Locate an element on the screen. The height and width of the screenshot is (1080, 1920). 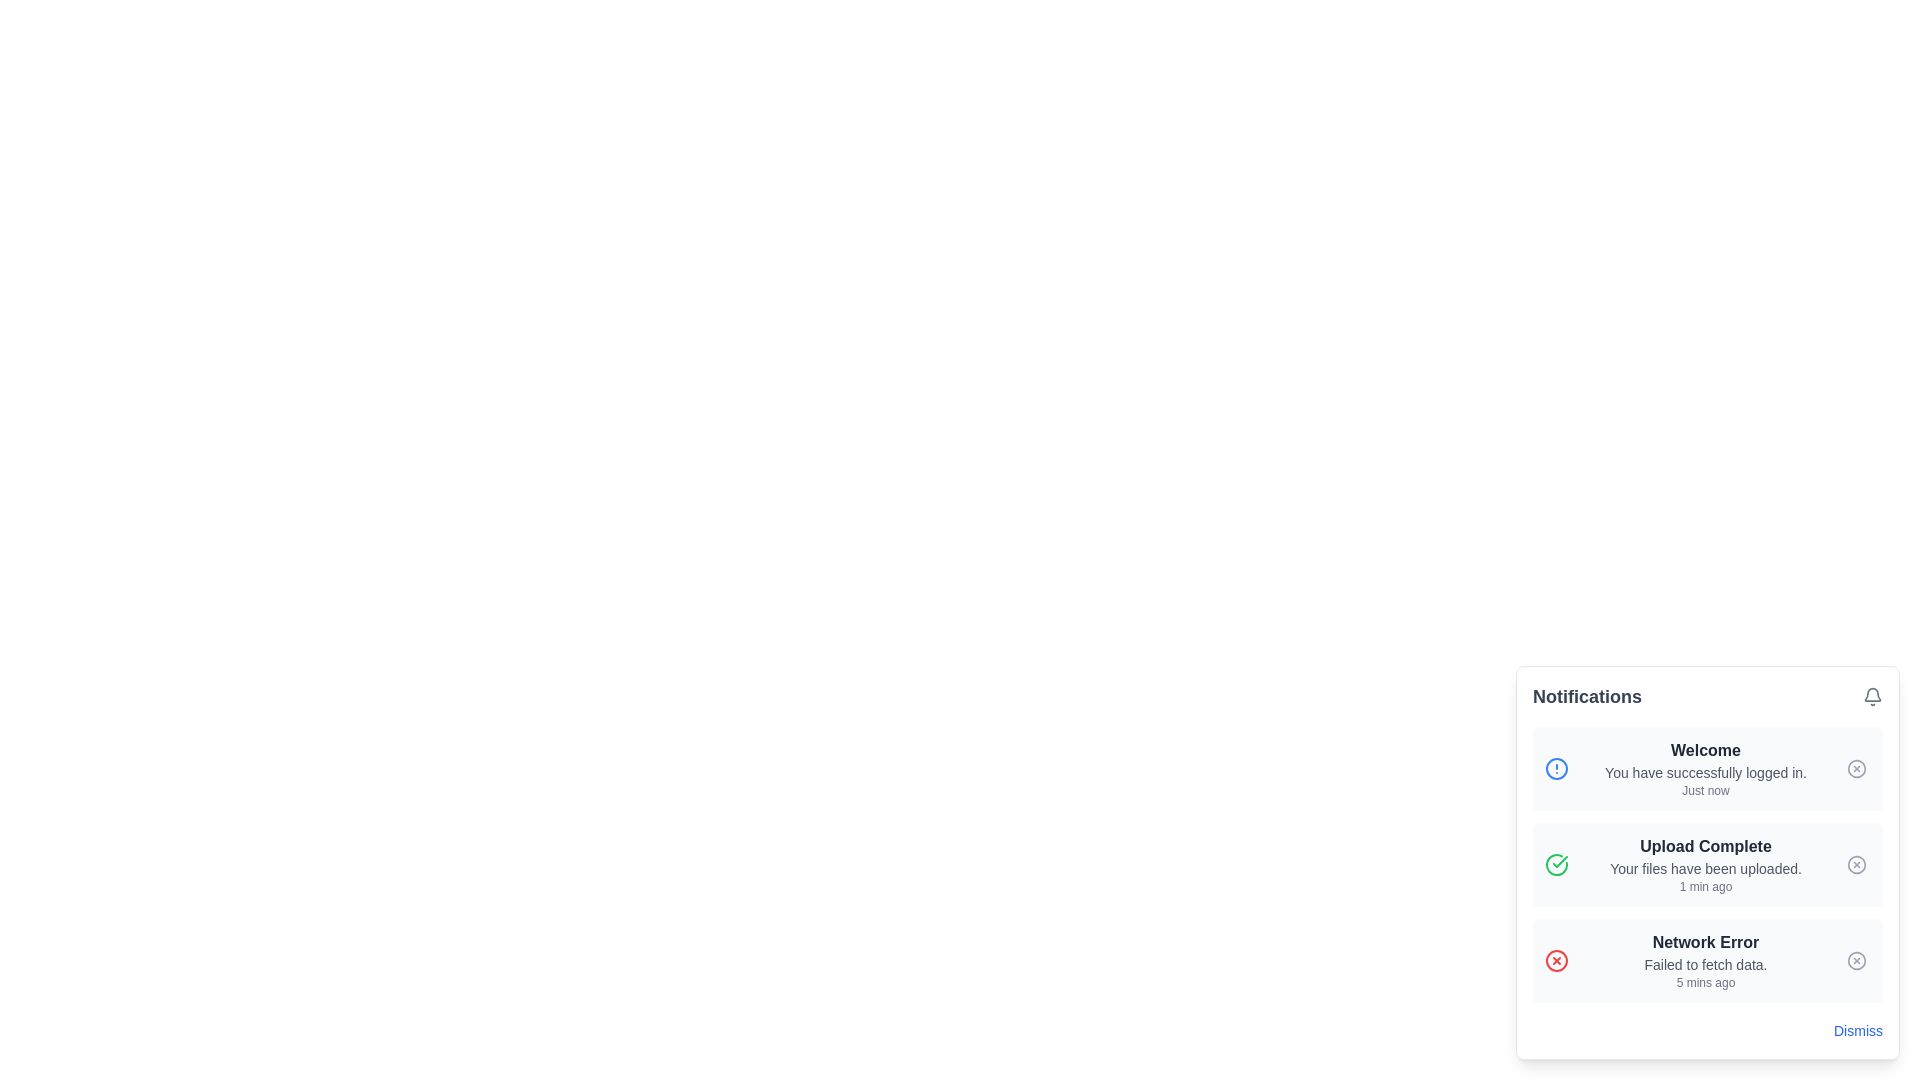
the Text Label that indicates the successful upload of files, located within the 'Upload Complete' notification group is located at coordinates (1704, 867).